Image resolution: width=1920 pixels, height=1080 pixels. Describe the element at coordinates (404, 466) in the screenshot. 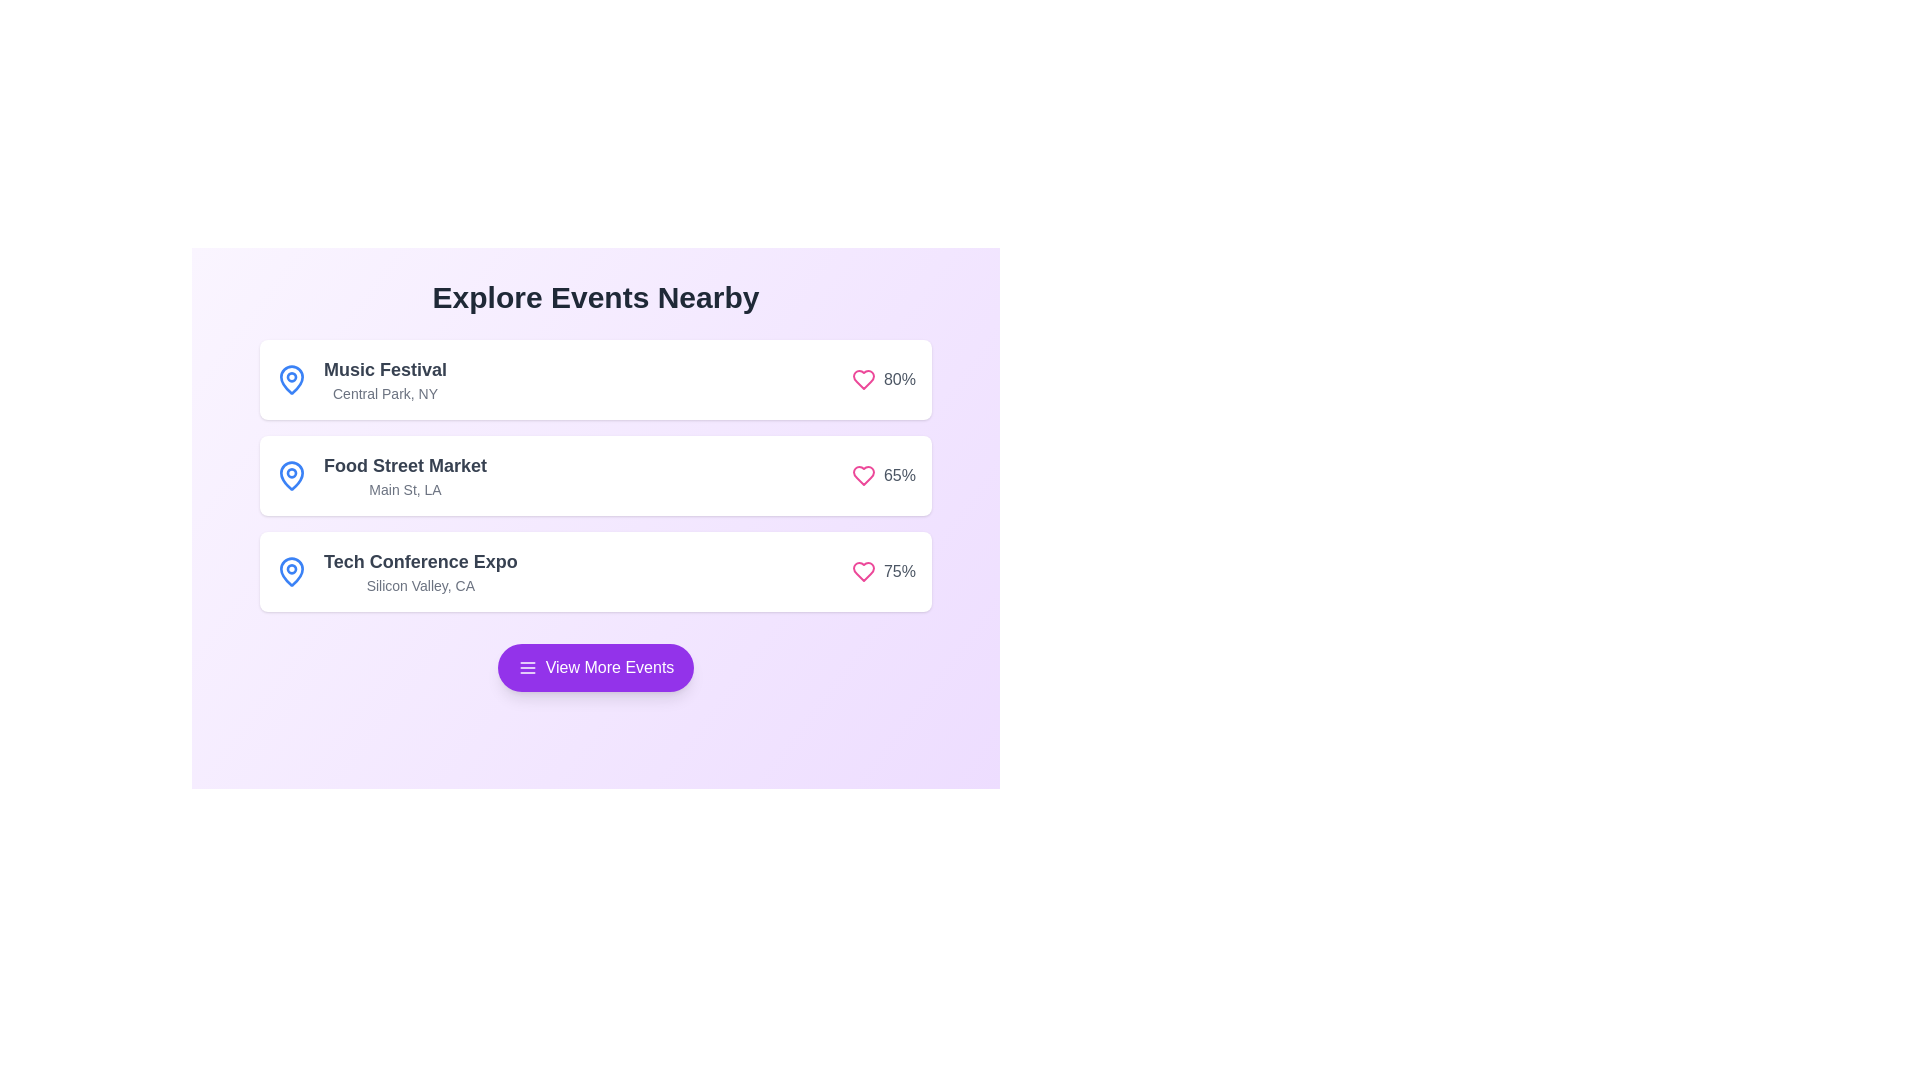

I see `the static text label that serves as the title of the depicted event, located in the second event box of a vertically stacked list, positioned above the smaller text reading 'Main St, LA'` at that location.